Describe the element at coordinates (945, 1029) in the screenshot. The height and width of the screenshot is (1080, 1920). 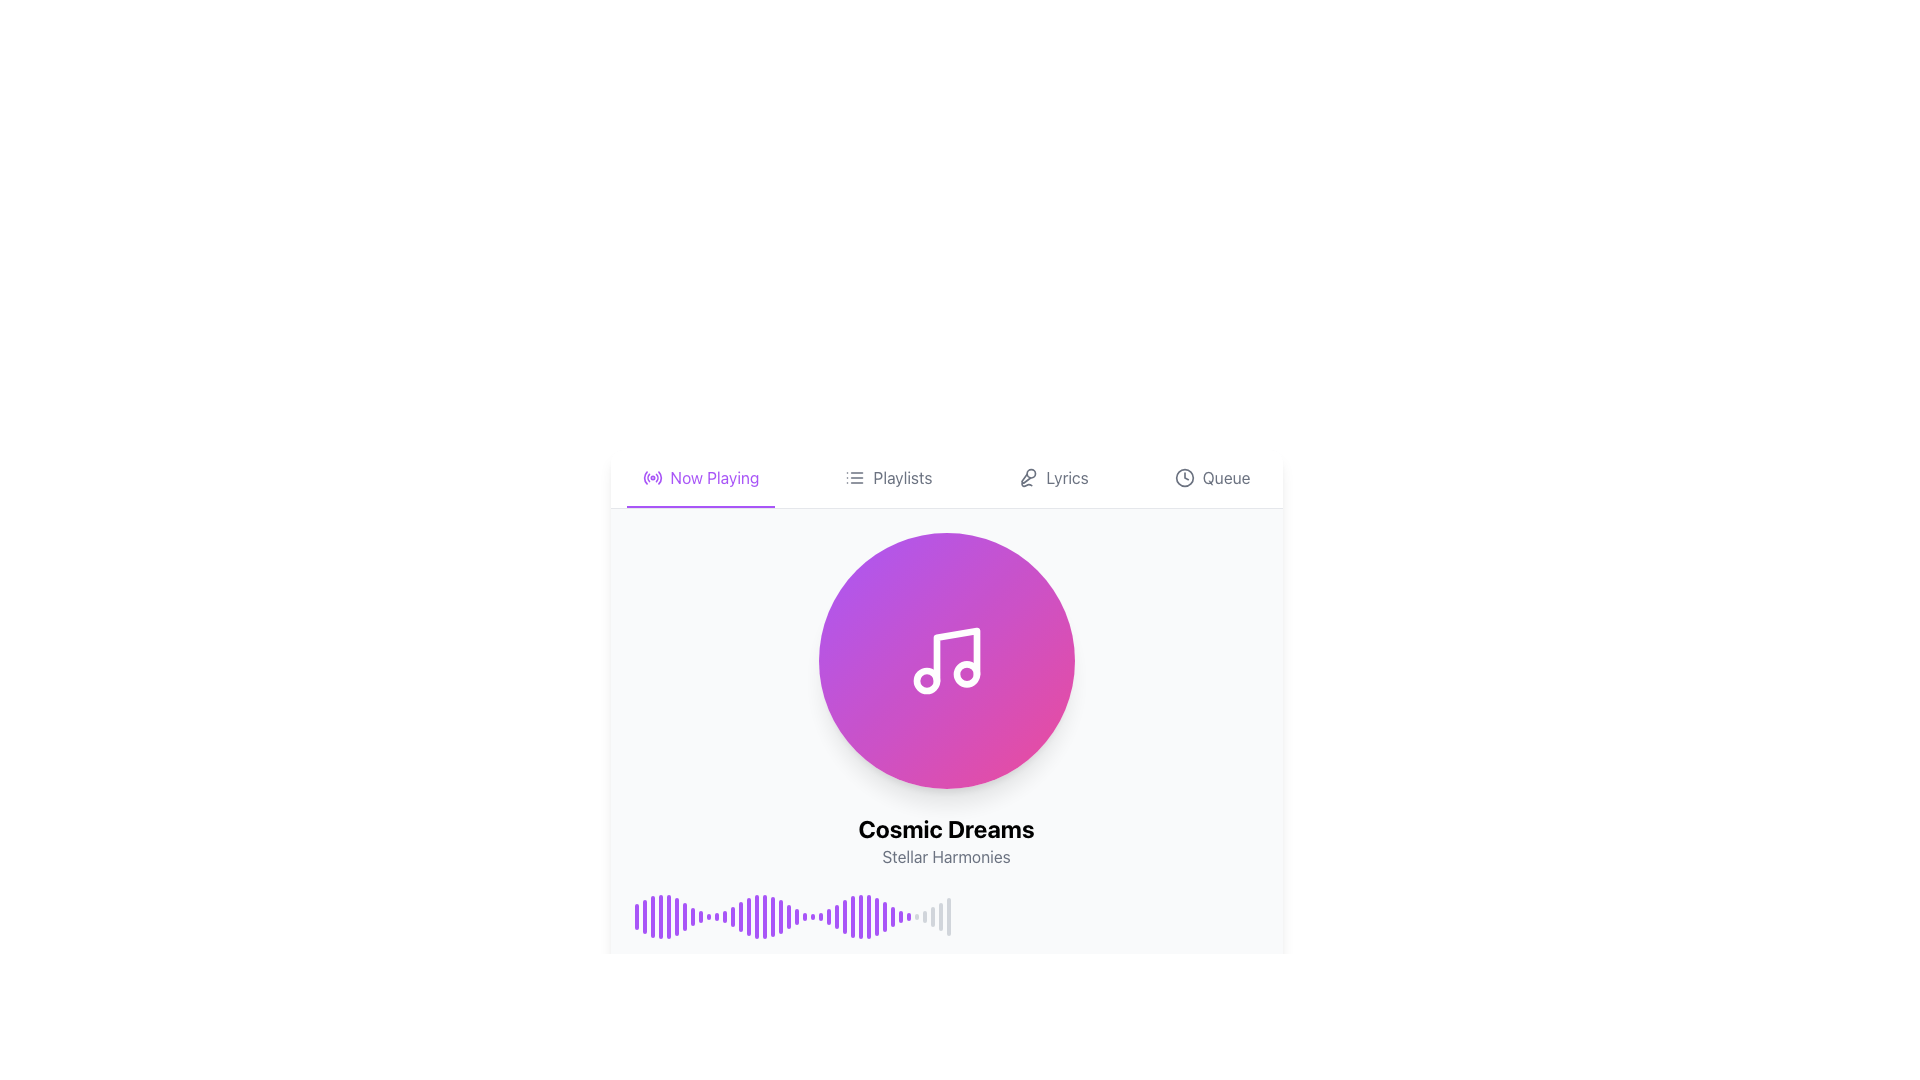
I see `the decorative bar located at the bottom of the interface, aligned centrally beneath the main content area` at that location.